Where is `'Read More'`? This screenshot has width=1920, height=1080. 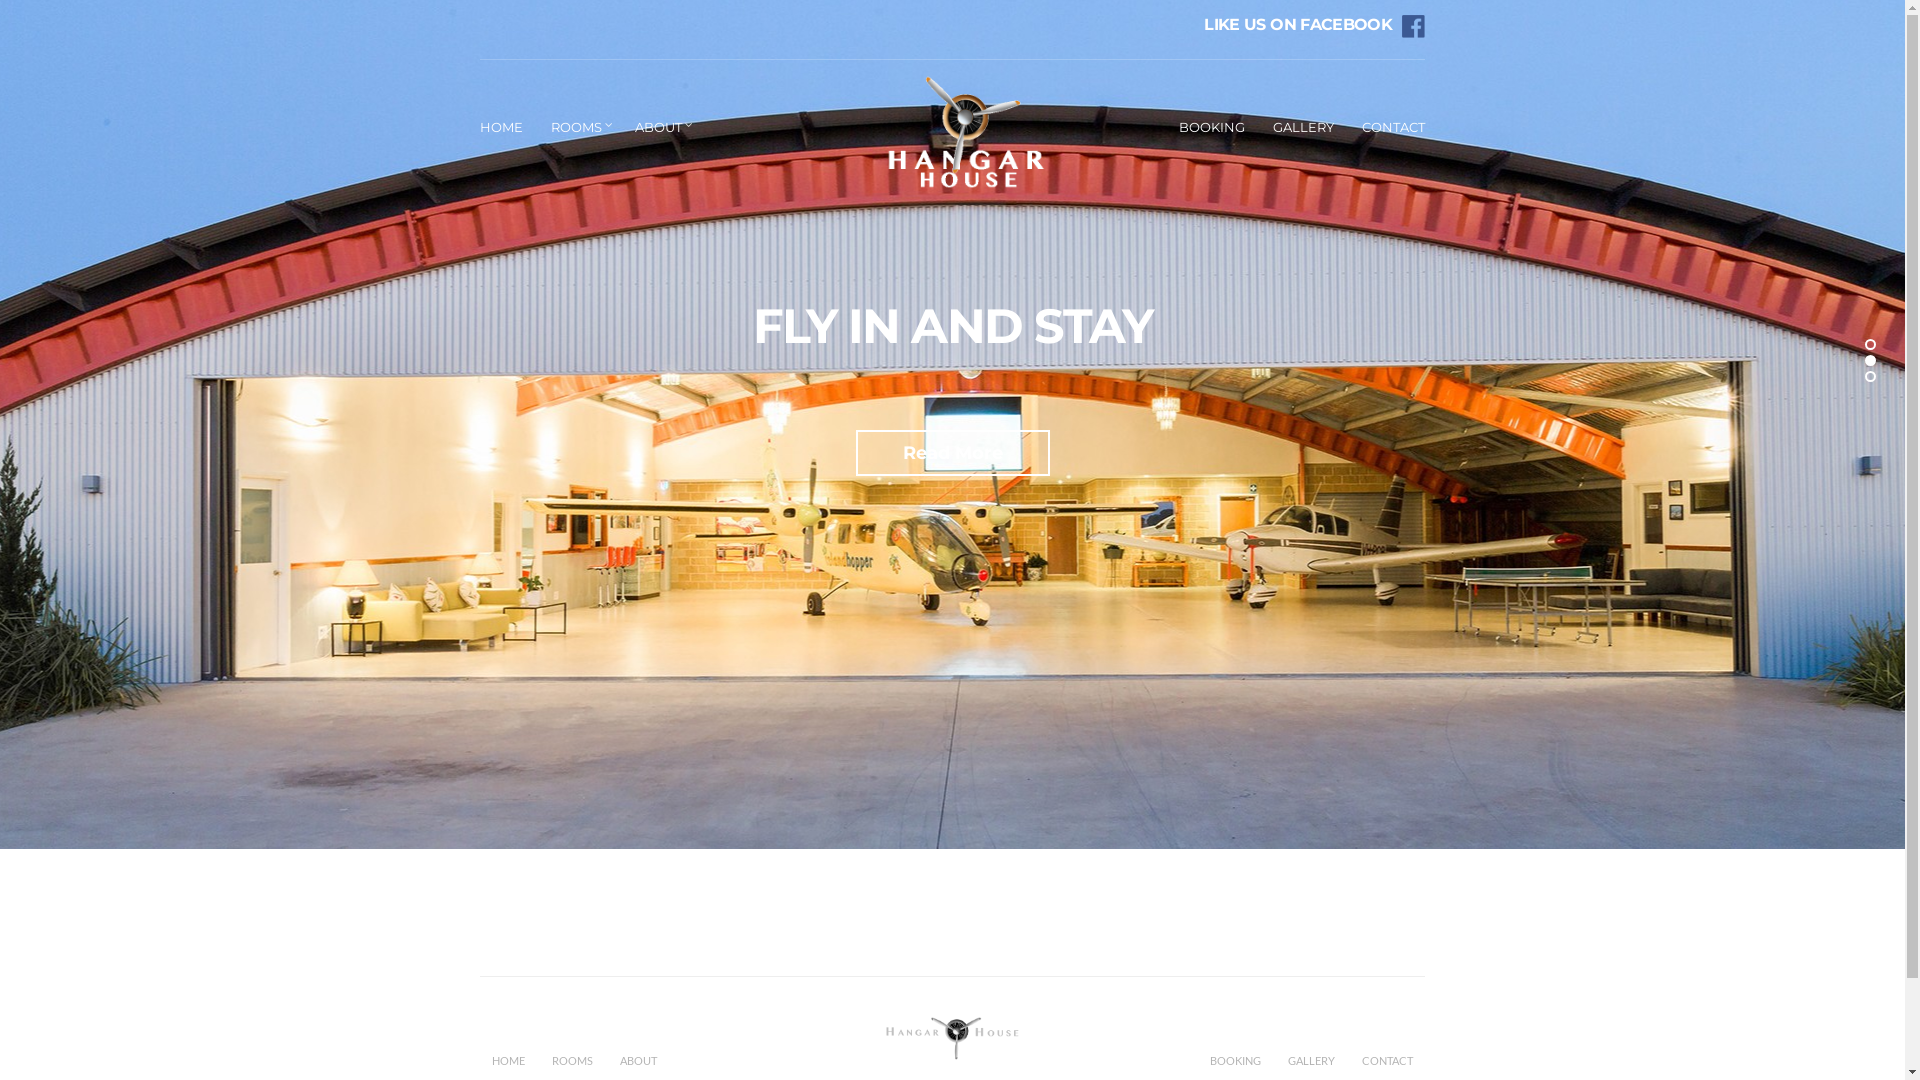 'Read More' is located at coordinates (952, 452).